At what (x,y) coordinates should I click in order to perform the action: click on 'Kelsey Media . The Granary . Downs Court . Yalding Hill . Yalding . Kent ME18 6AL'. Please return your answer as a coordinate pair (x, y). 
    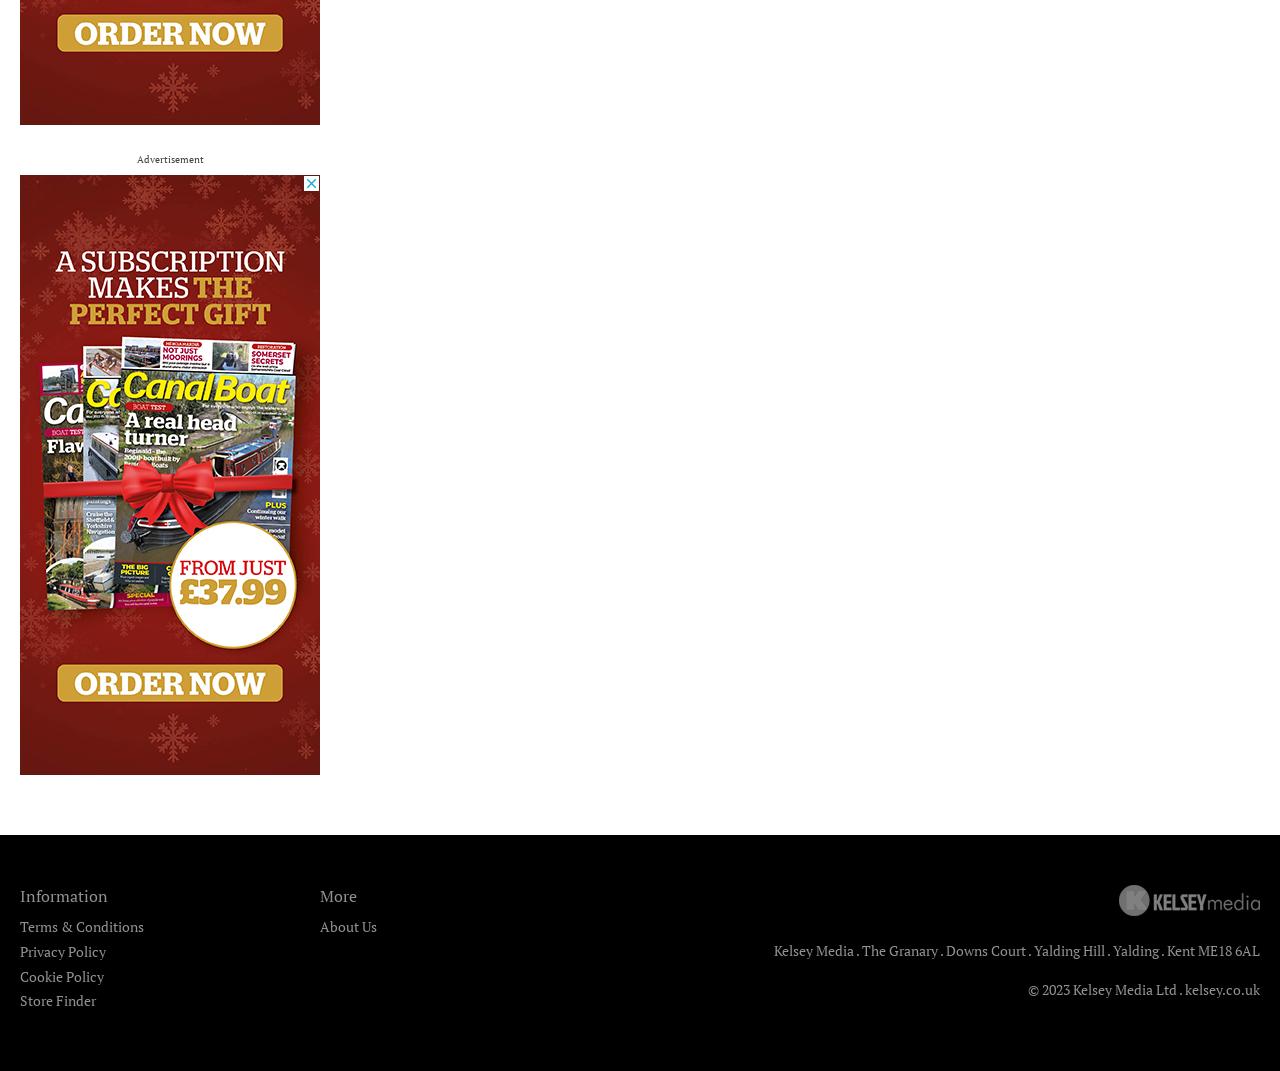
    Looking at the image, I should click on (1016, 948).